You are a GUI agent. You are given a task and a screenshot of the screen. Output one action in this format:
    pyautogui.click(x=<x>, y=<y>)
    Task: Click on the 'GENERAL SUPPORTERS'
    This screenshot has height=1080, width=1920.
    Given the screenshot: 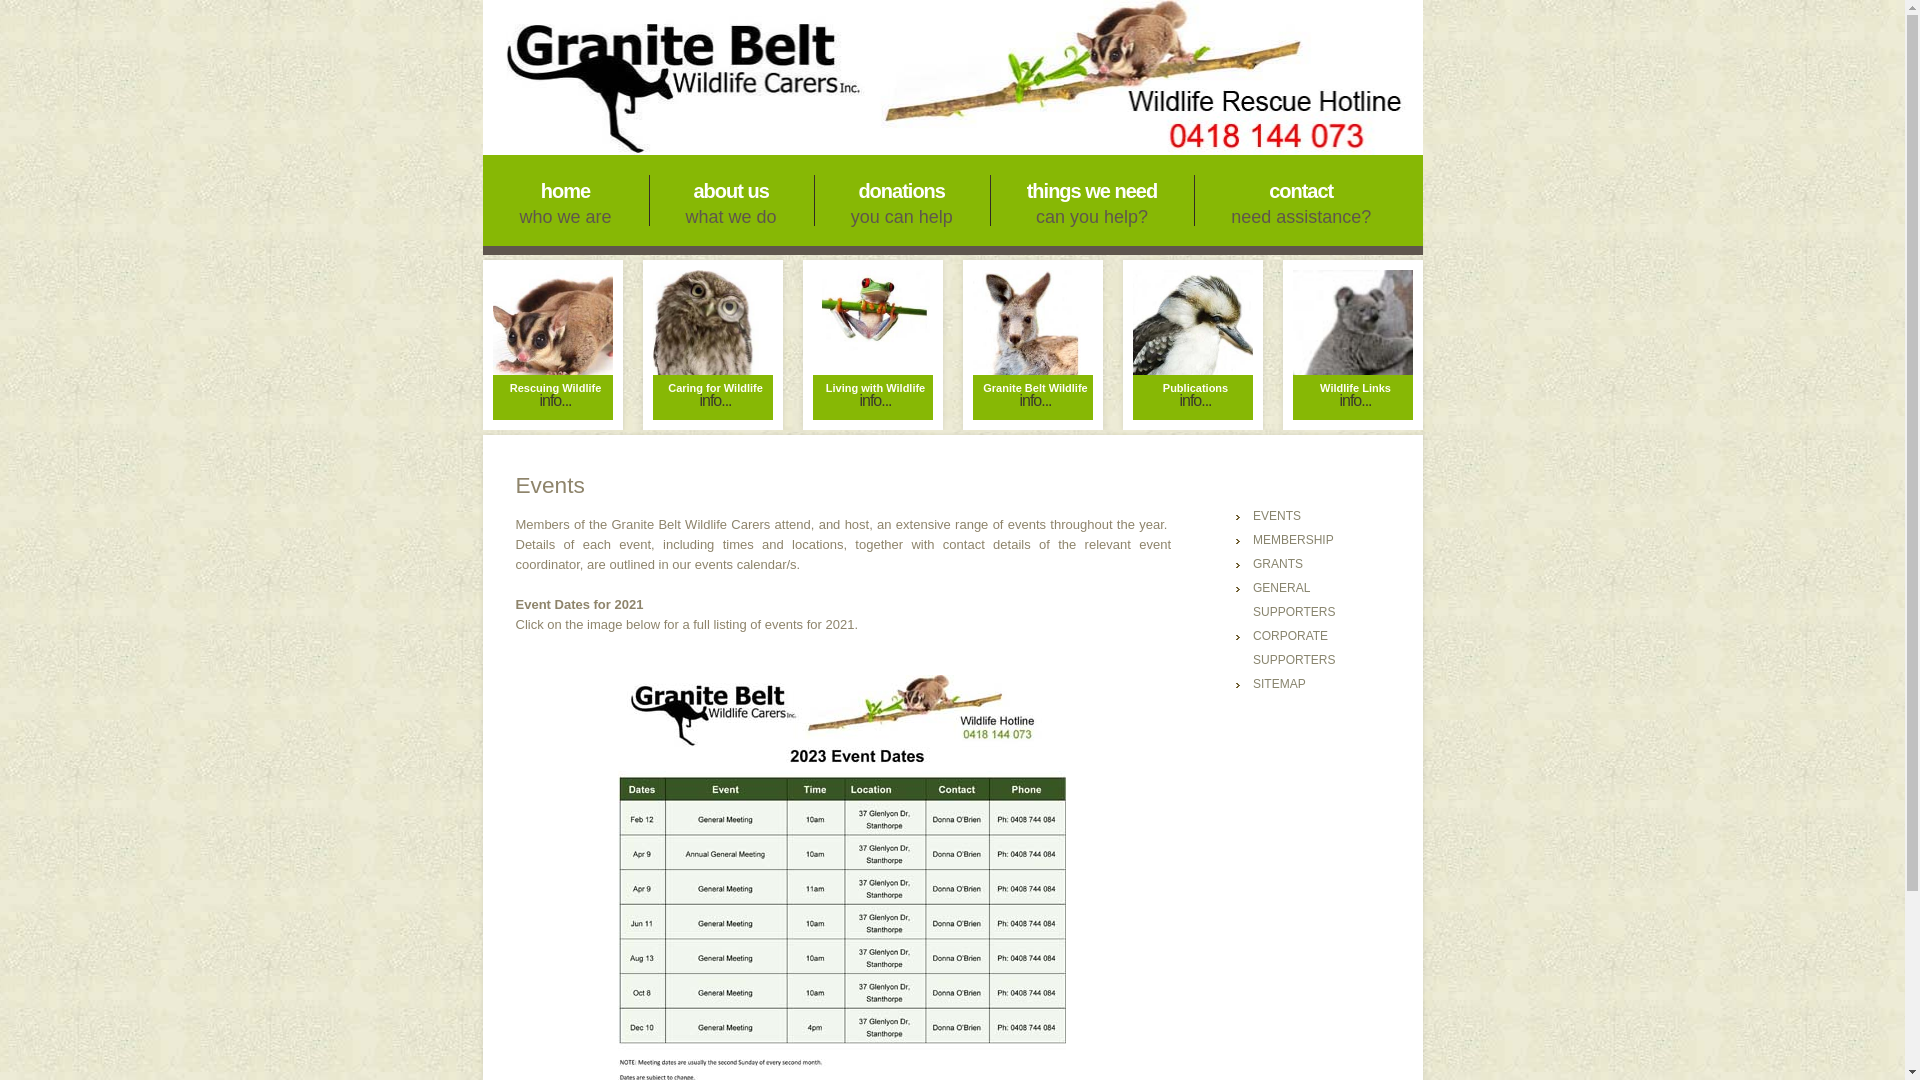 What is the action you would take?
    pyautogui.click(x=1294, y=599)
    